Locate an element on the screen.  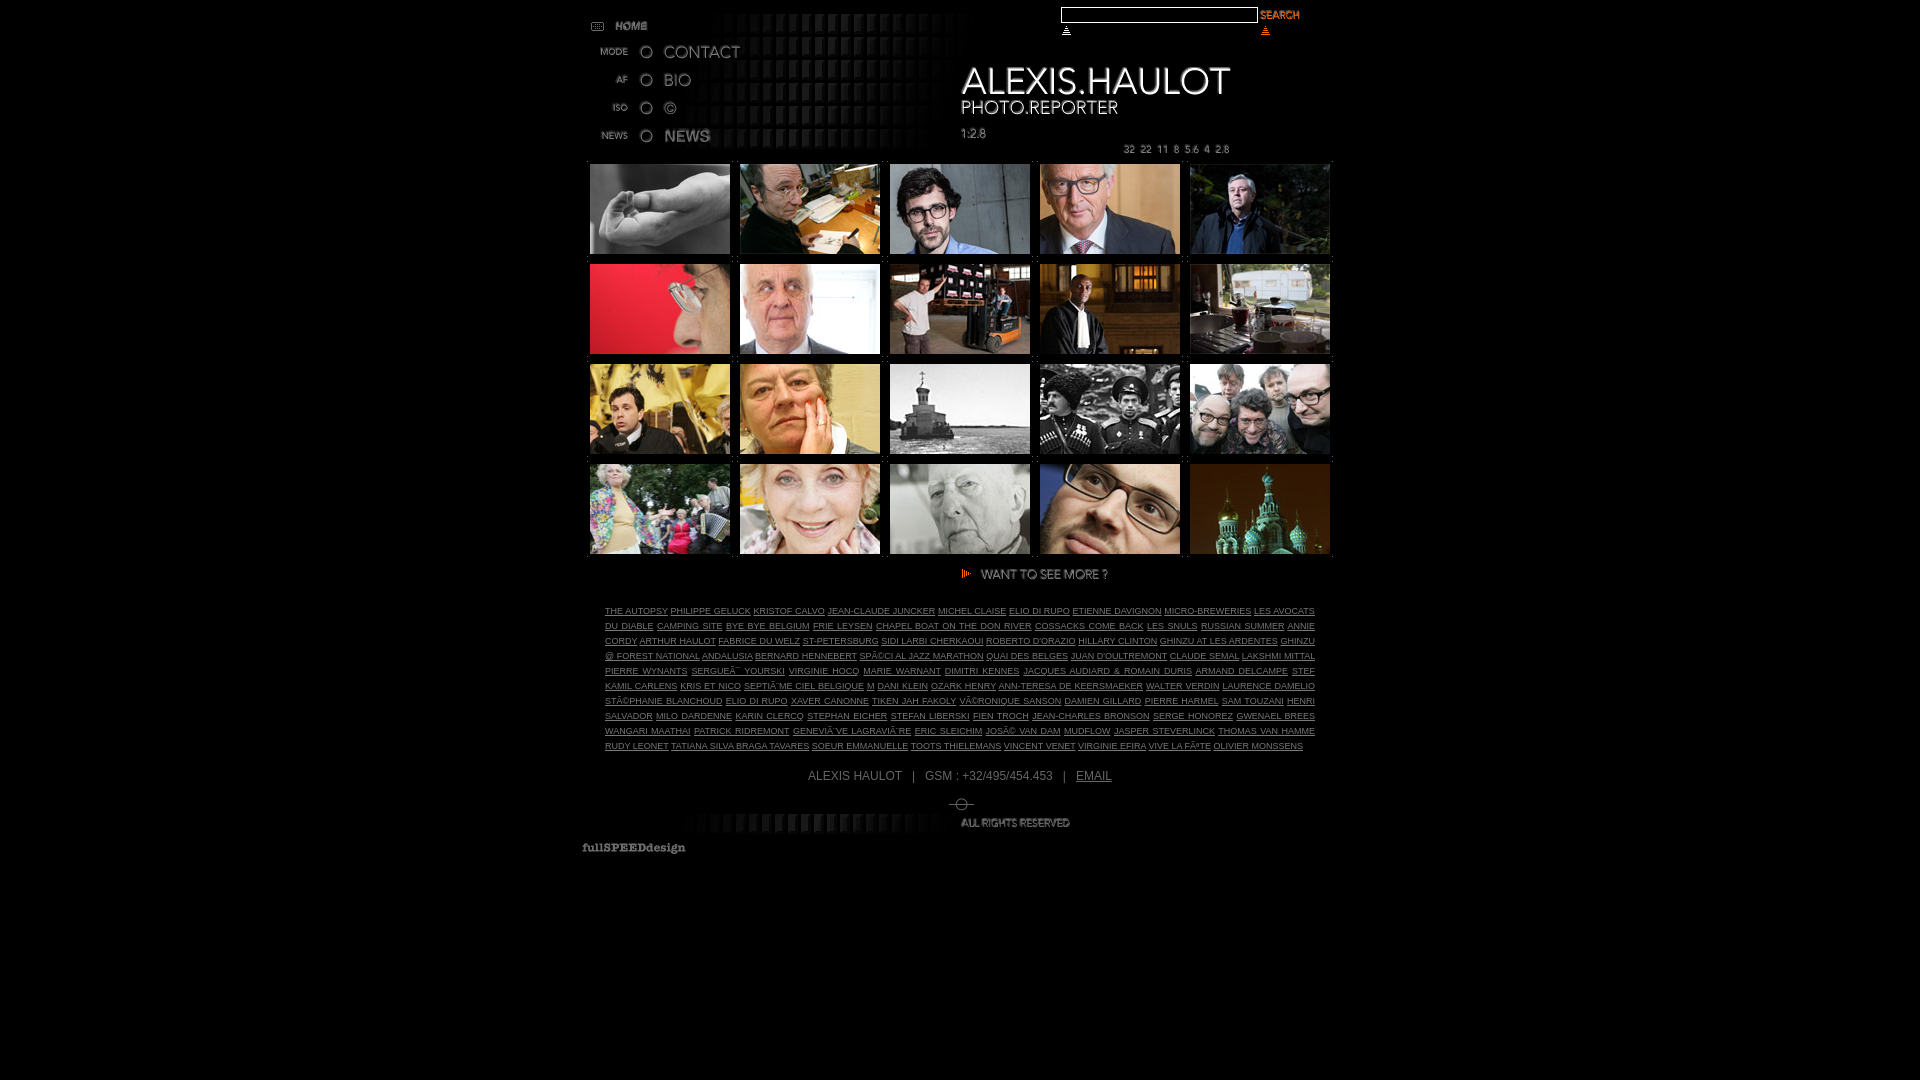
'RUSSIAN SUMMER' is located at coordinates (1241, 624).